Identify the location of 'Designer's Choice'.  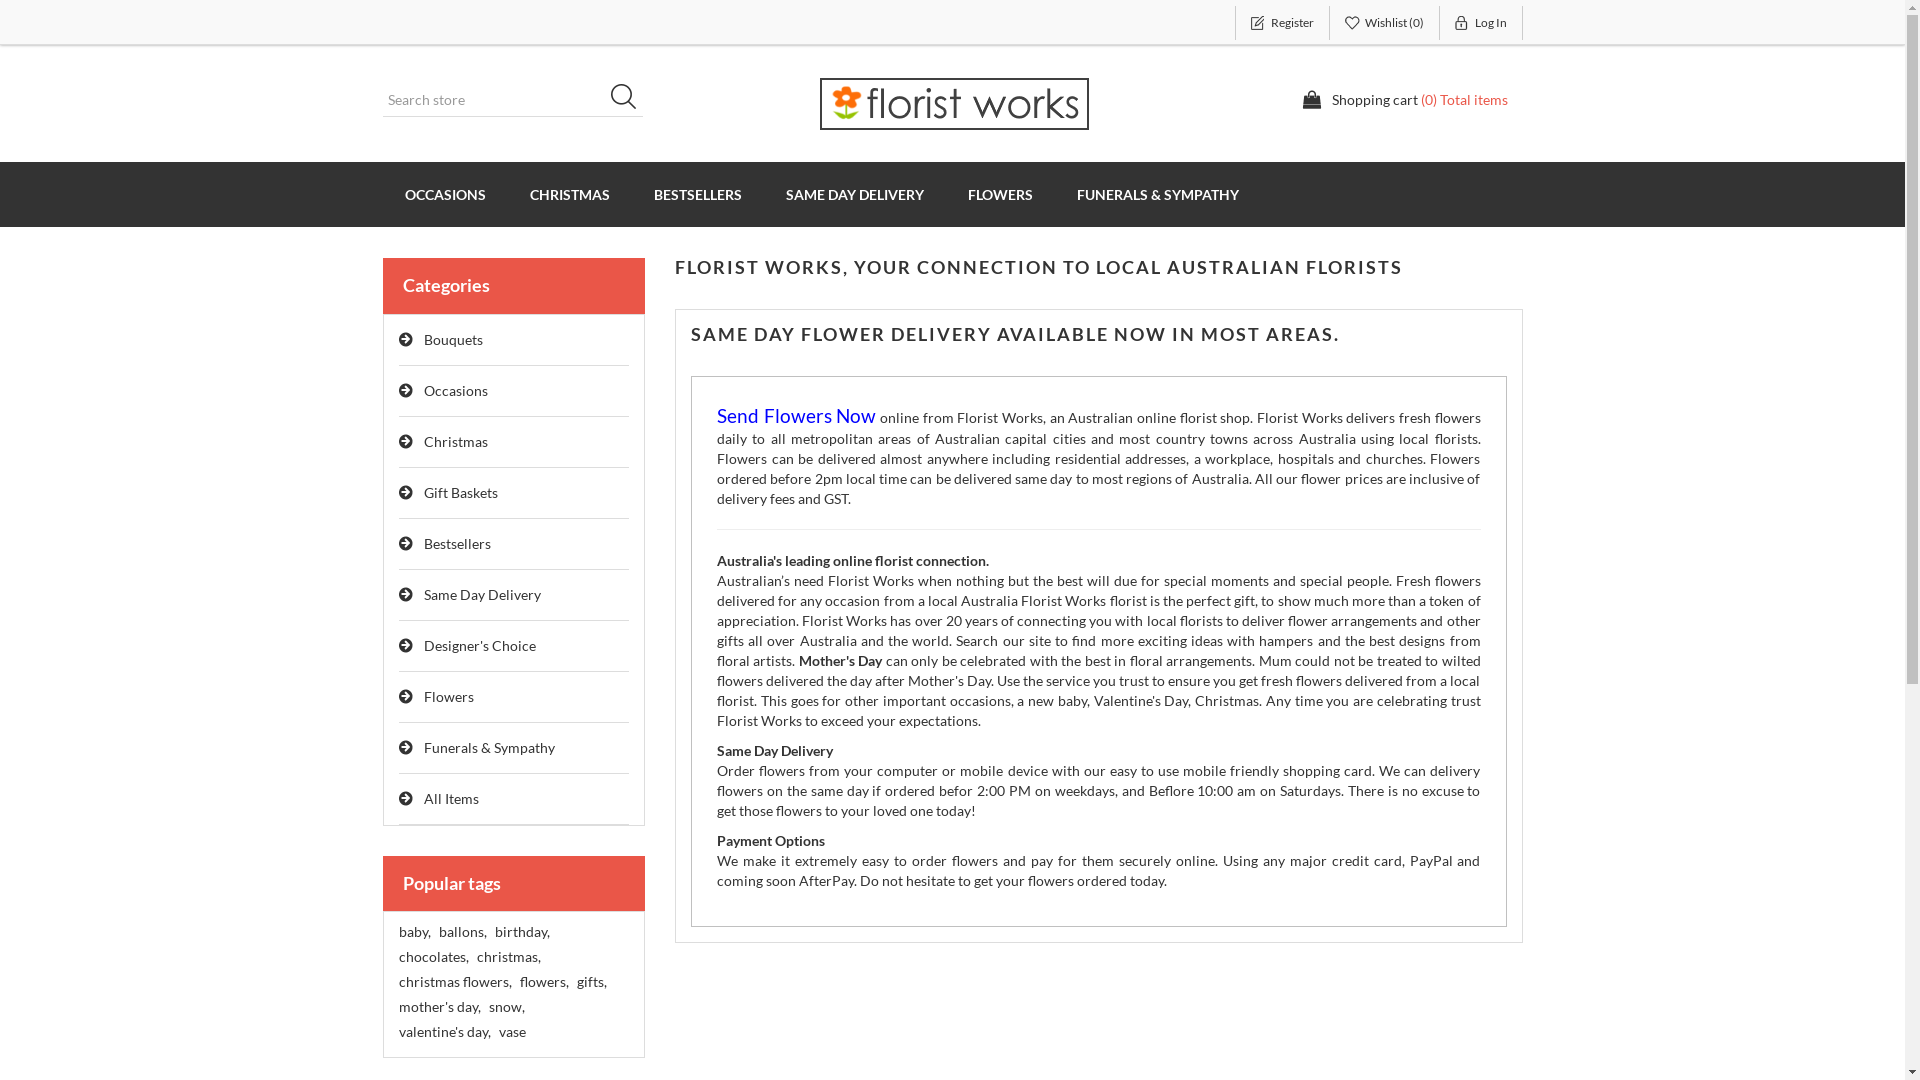
(398, 646).